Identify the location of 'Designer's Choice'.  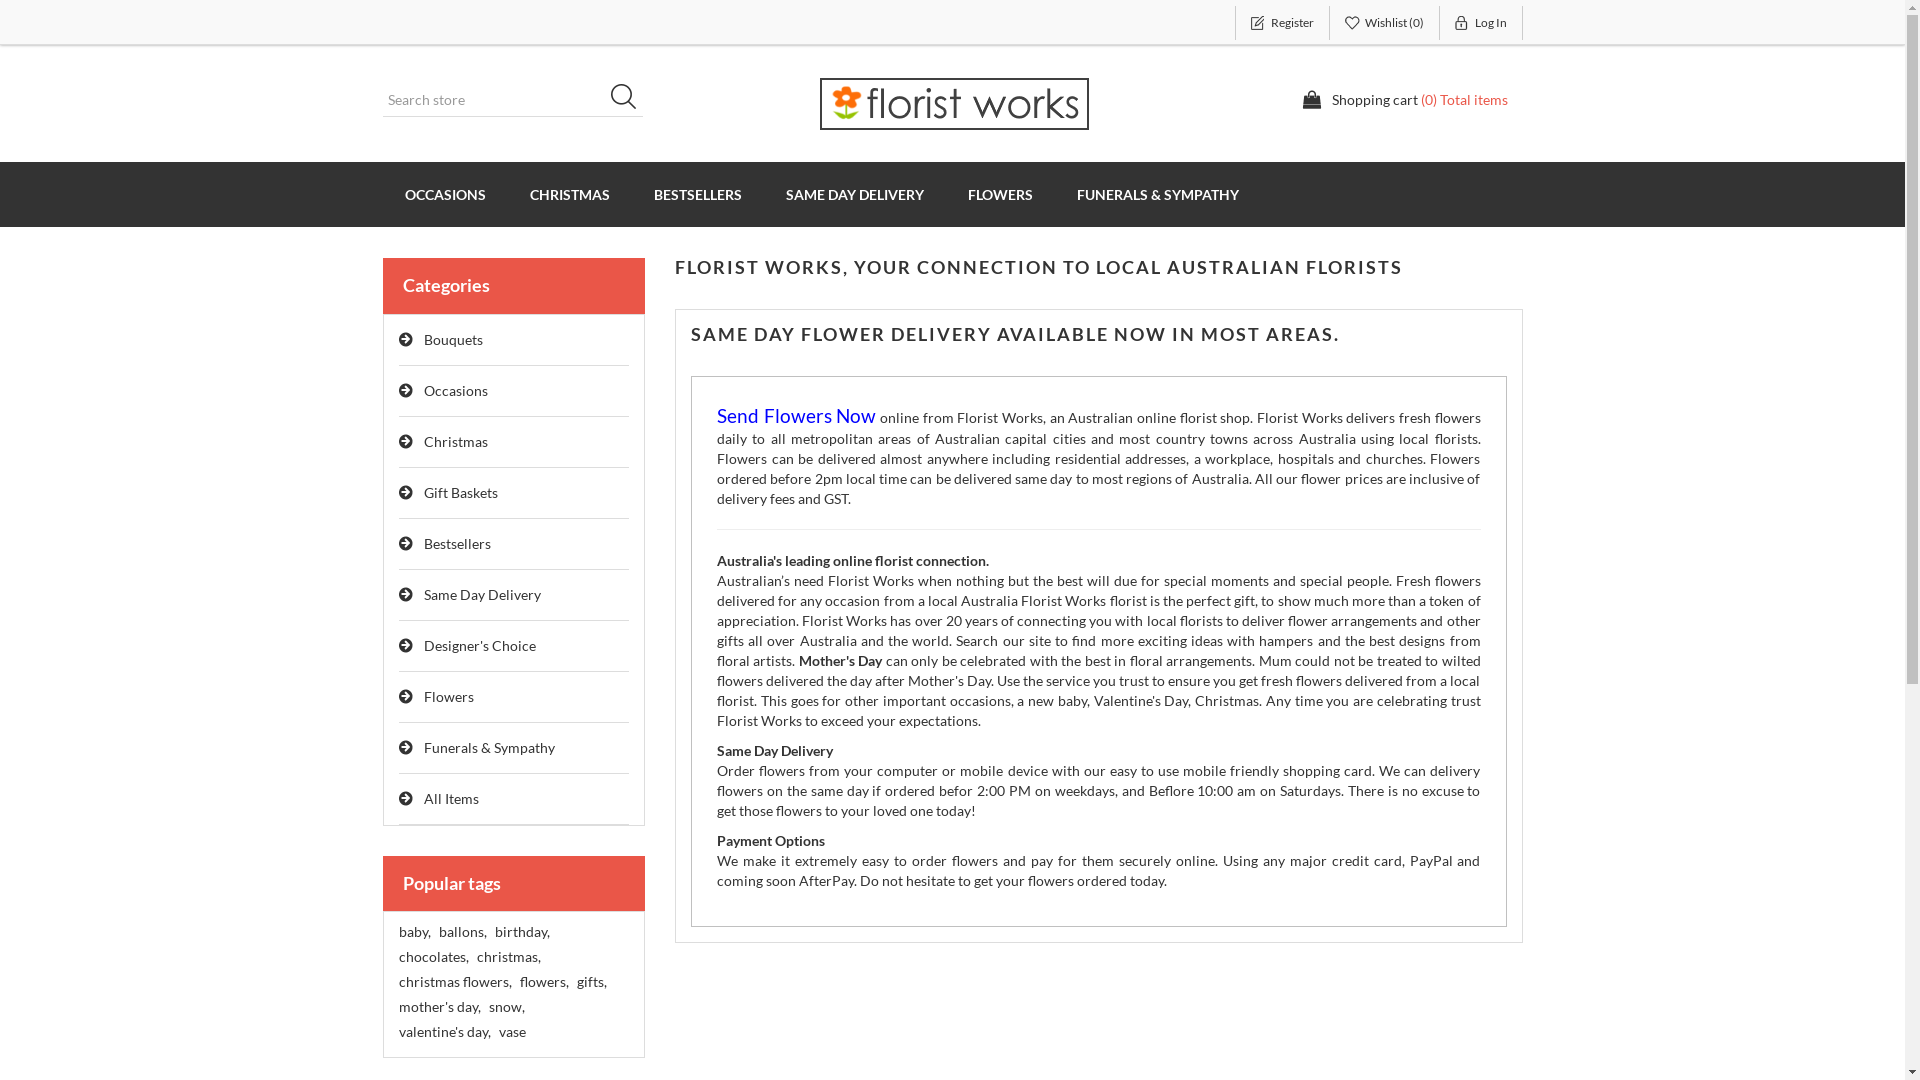
(398, 646).